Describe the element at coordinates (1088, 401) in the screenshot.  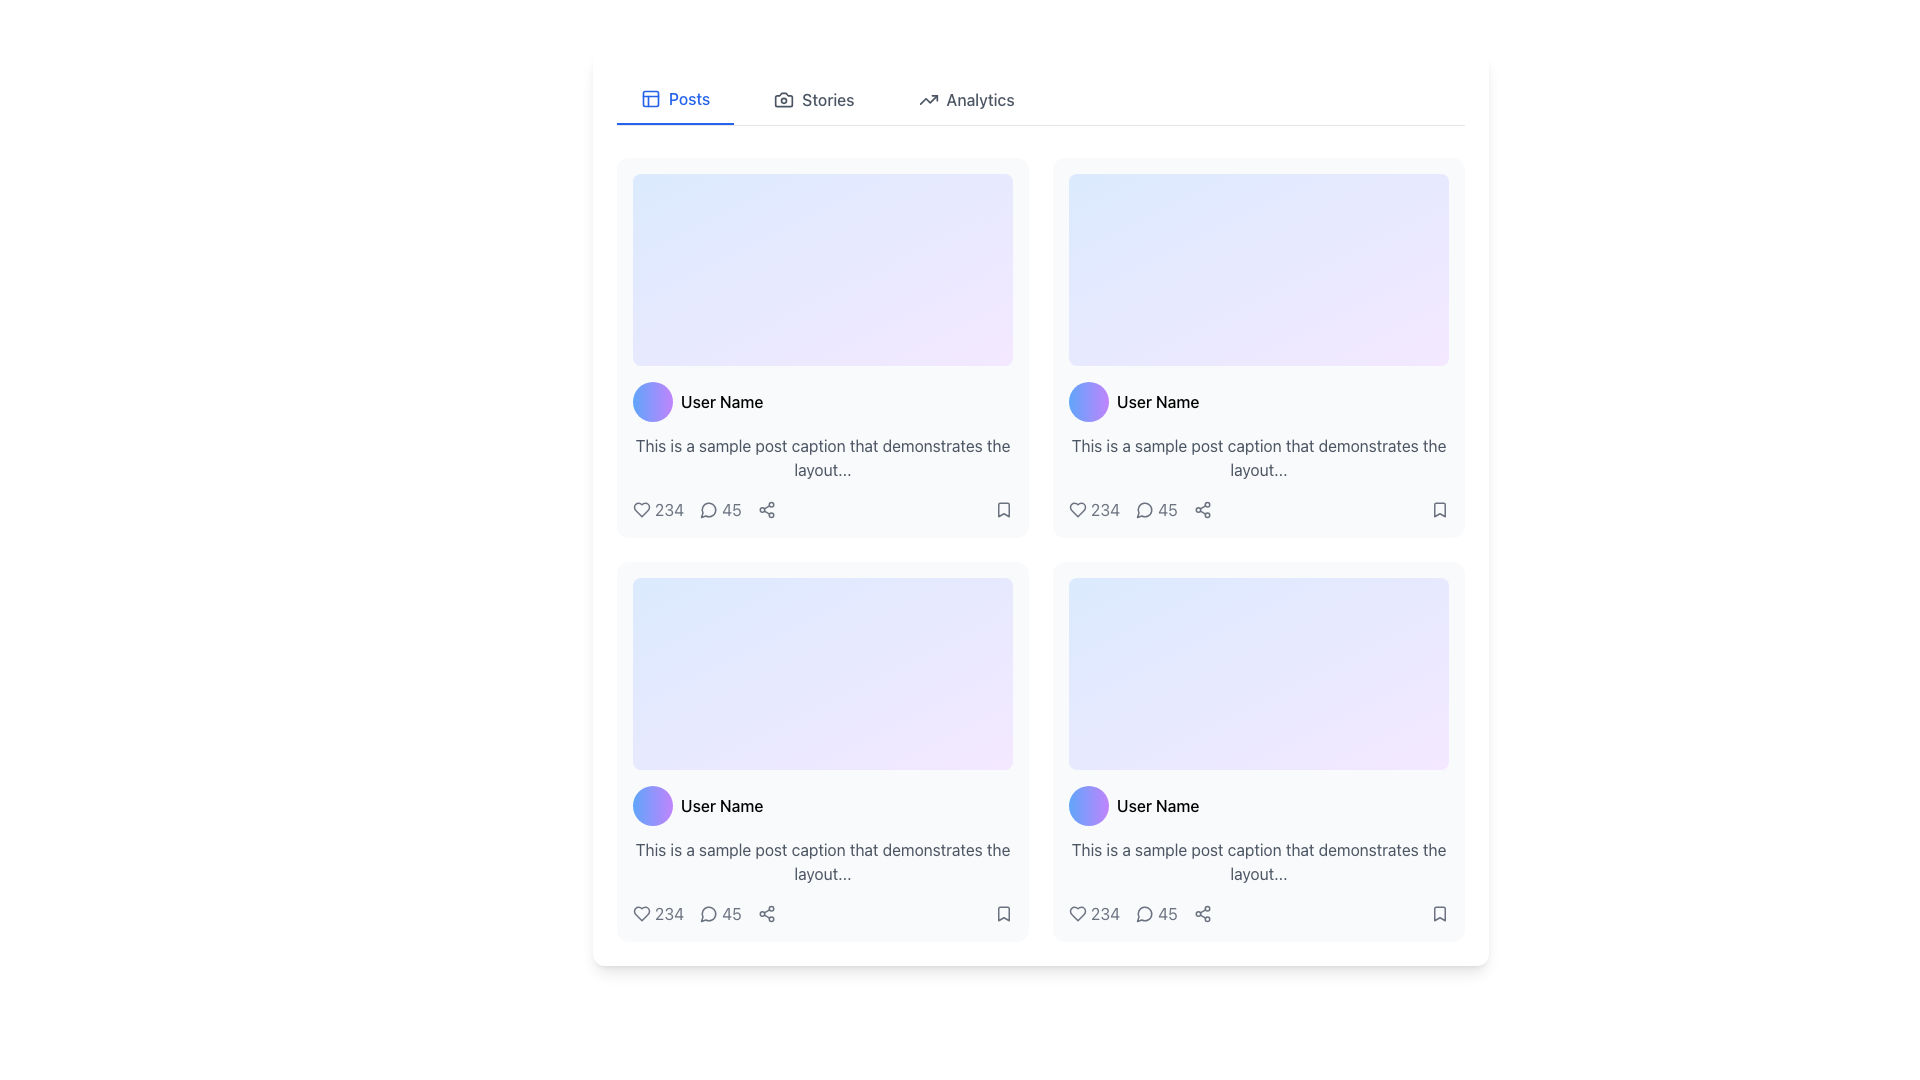
I see `the graphical details of the Avatar representation located in the top-right quadrant of the interface, positioned next to the 'User Name' text` at that location.